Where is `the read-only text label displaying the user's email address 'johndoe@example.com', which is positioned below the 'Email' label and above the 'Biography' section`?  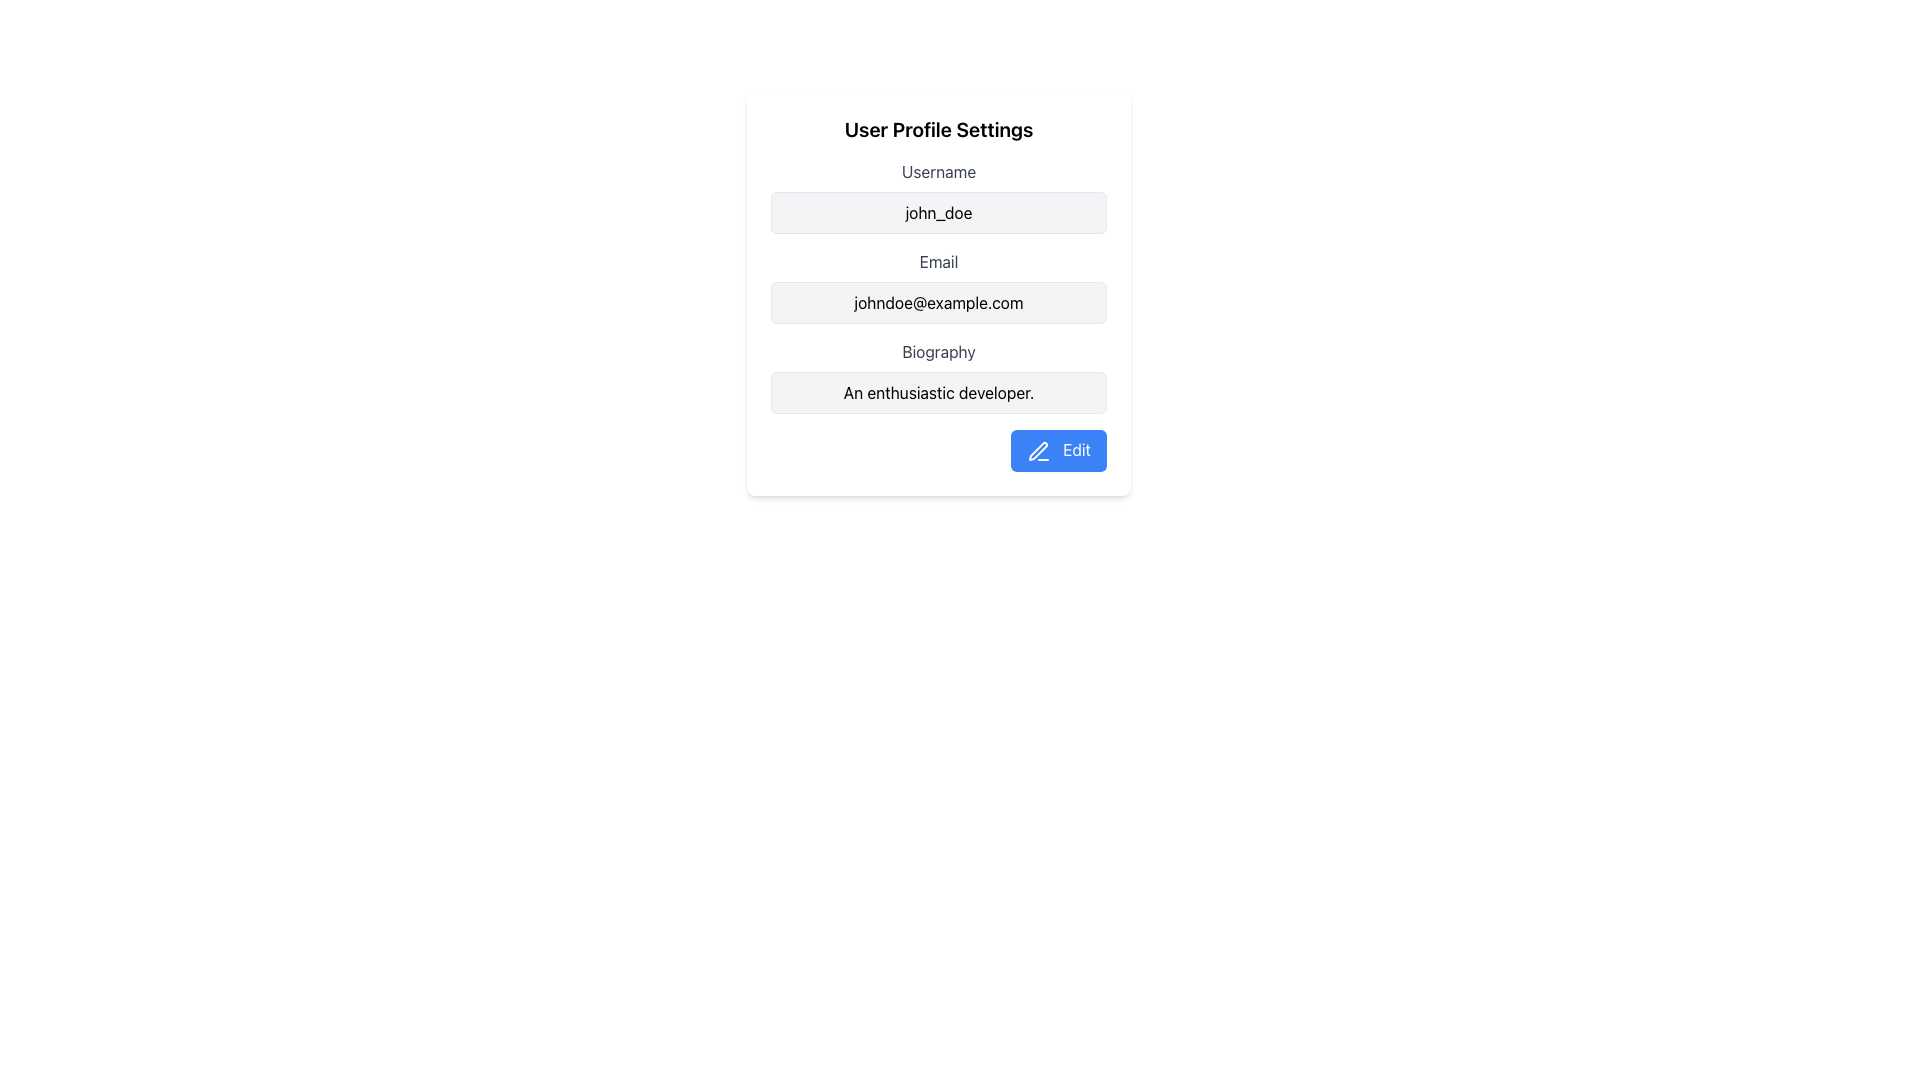
the read-only text label displaying the user's email address 'johndoe@example.com', which is positioned below the 'Email' label and above the 'Biography' section is located at coordinates (938, 303).